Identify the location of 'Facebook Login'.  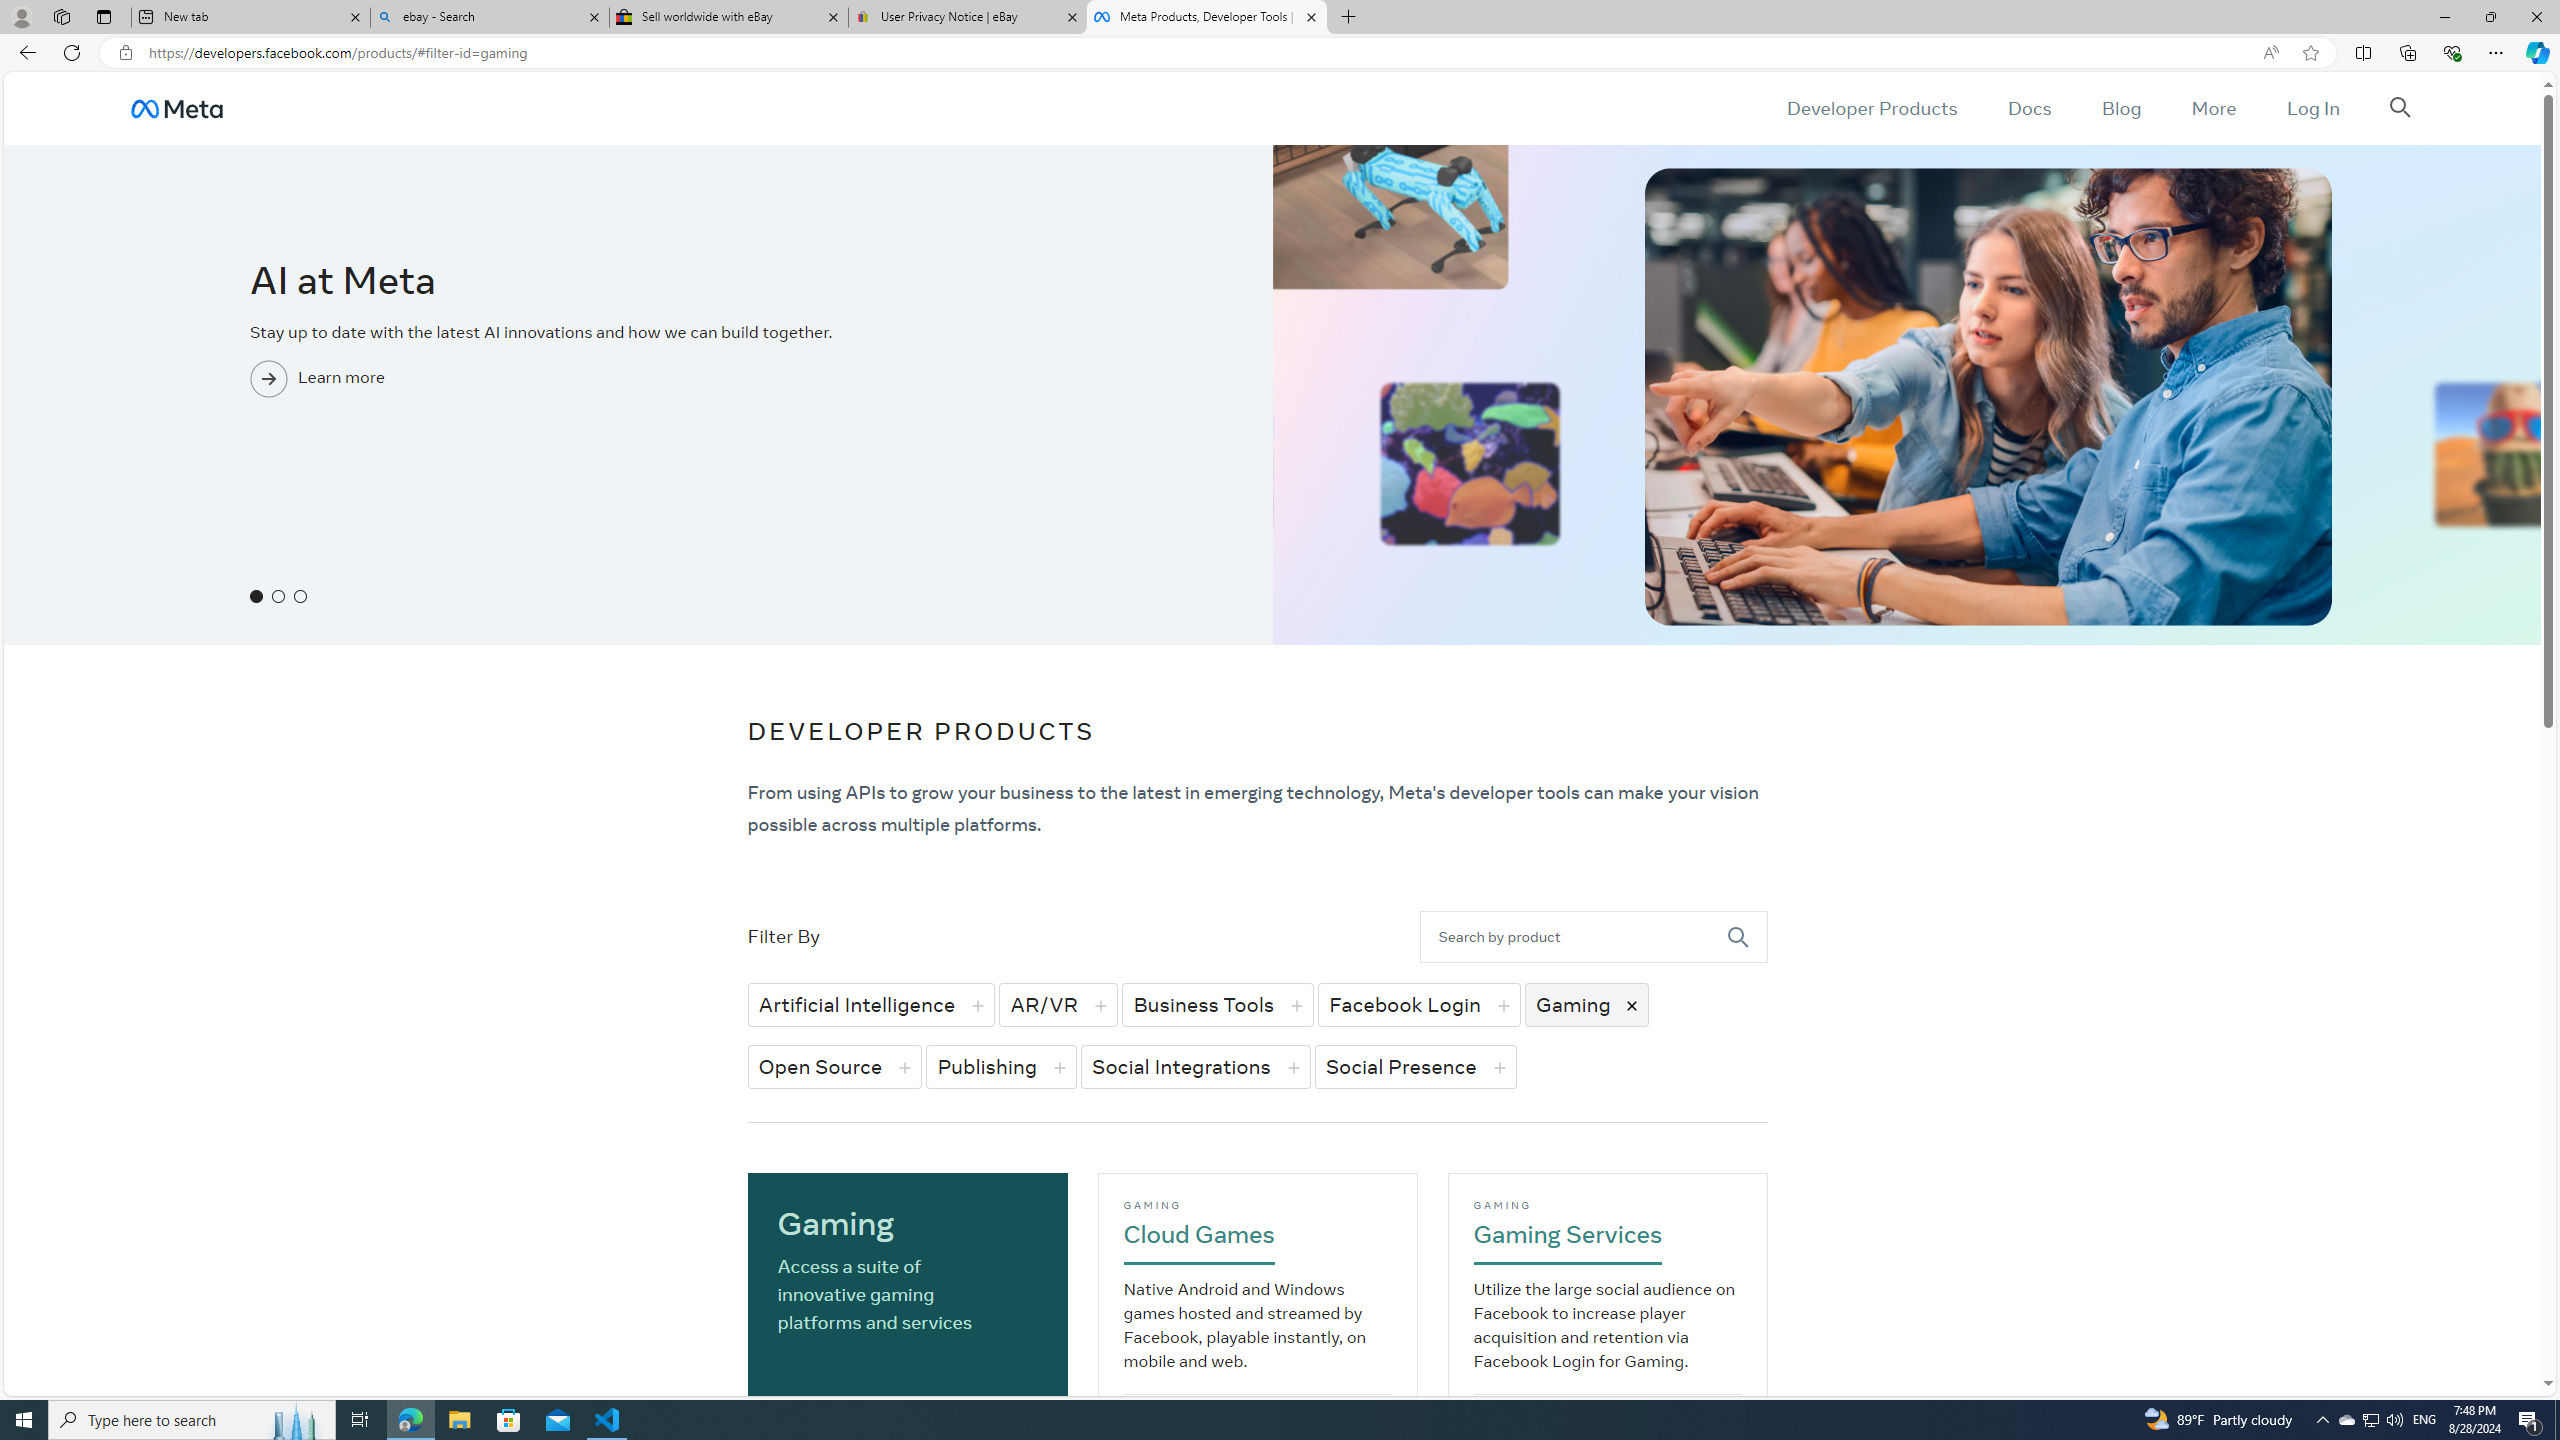
(1418, 1004).